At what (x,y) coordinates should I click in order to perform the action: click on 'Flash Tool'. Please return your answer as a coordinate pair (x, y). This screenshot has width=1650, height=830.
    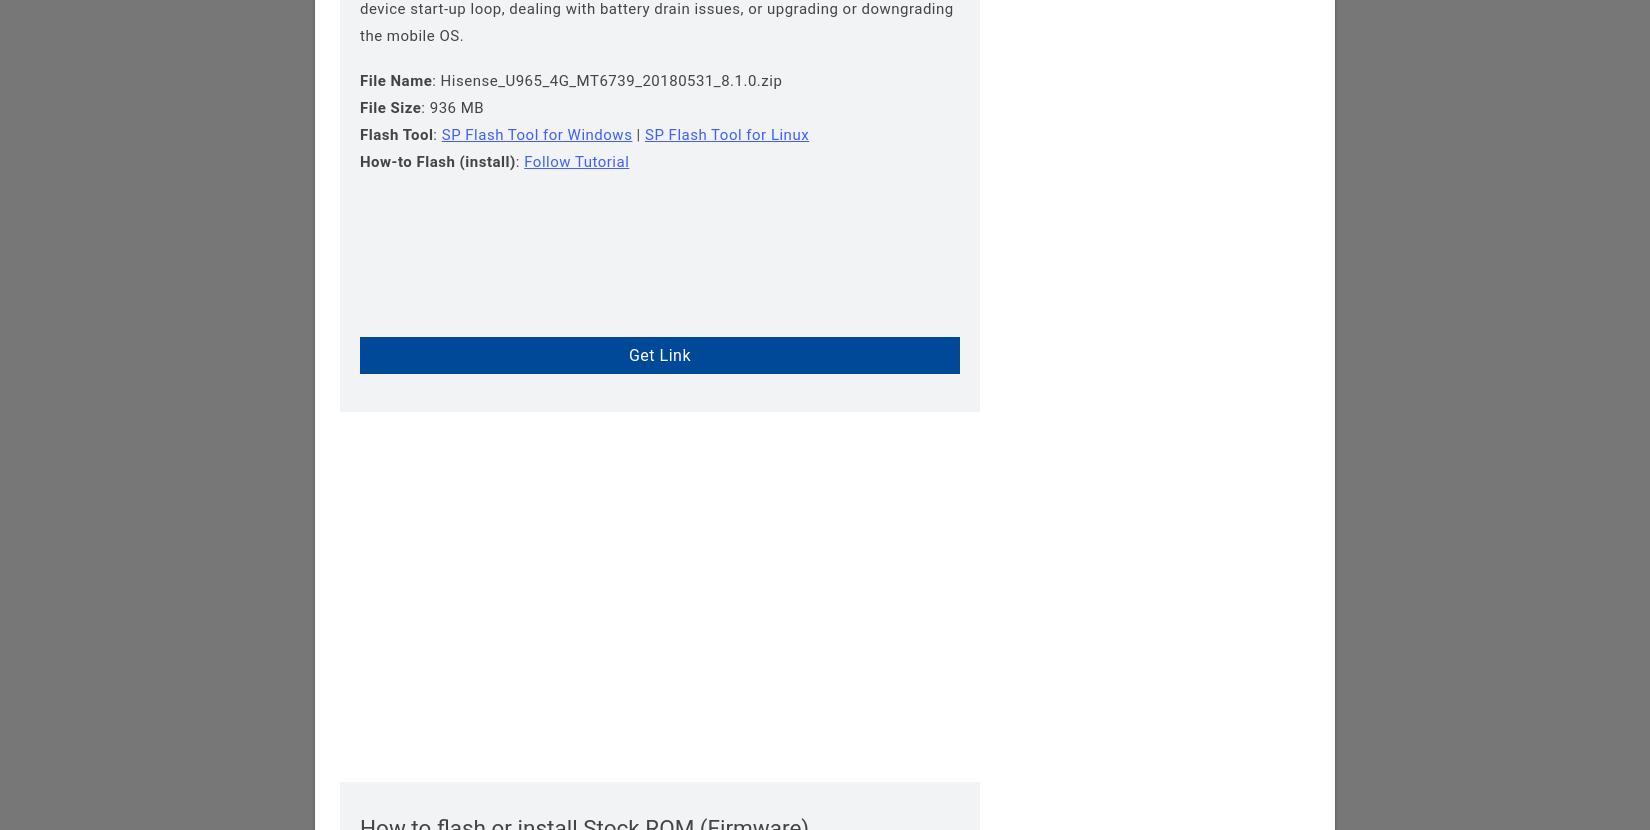
    Looking at the image, I should click on (396, 134).